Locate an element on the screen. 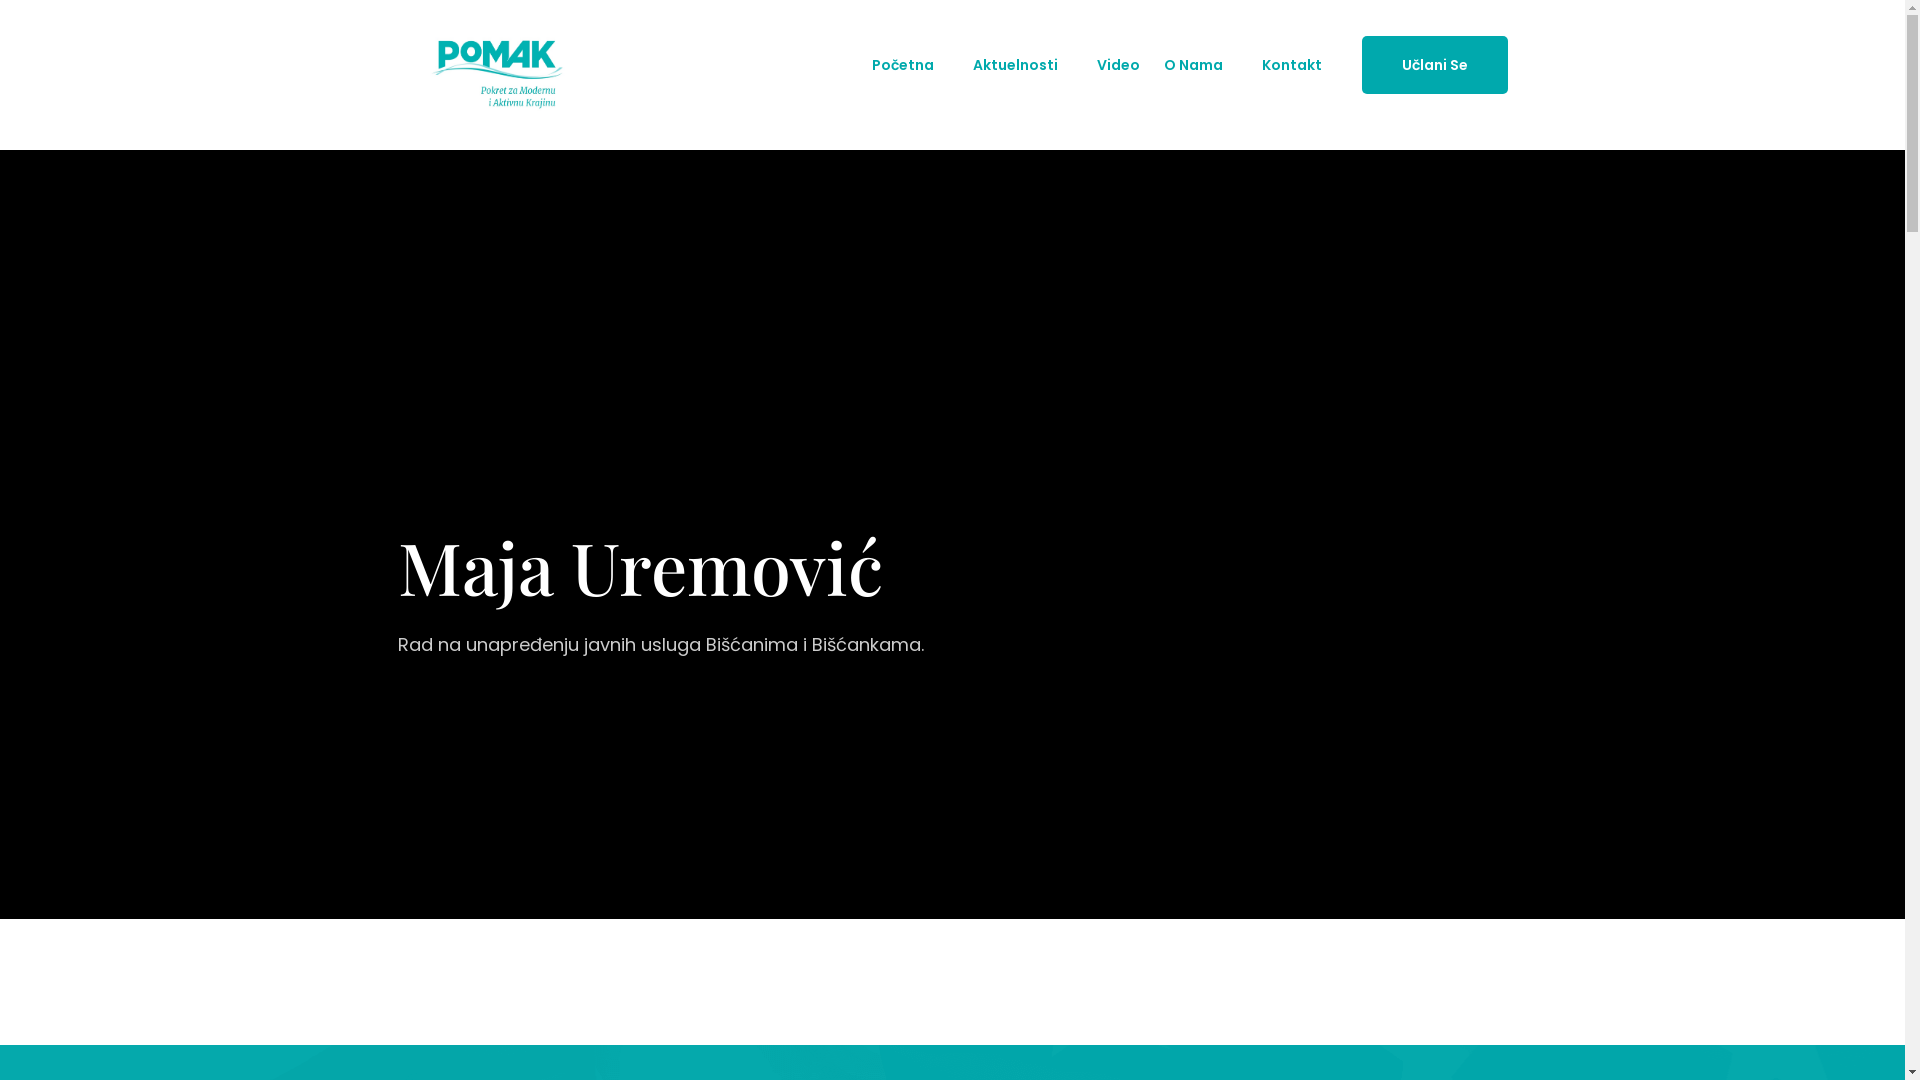 The height and width of the screenshot is (1080, 1920). 'Aktuelnosti' is located at coordinates (1014, 64).